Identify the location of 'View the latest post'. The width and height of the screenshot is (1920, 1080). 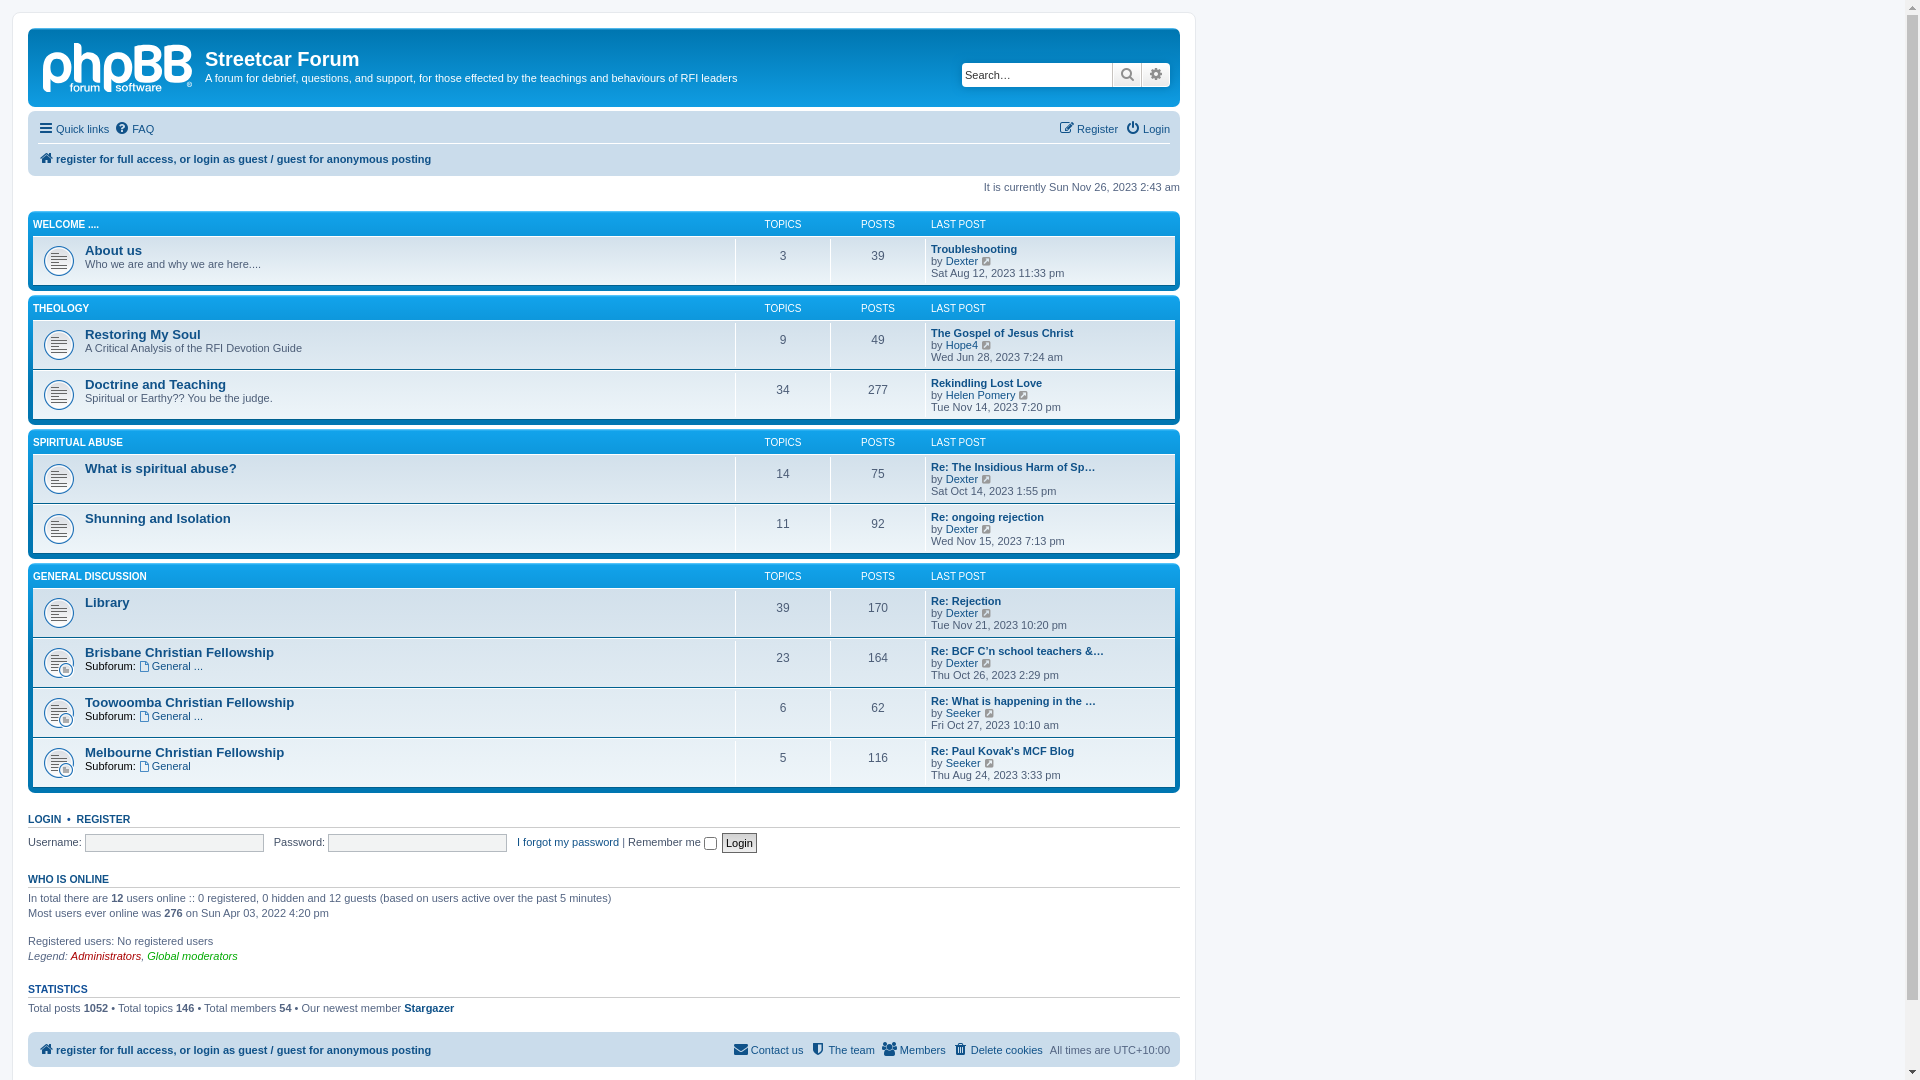
(983, 763).